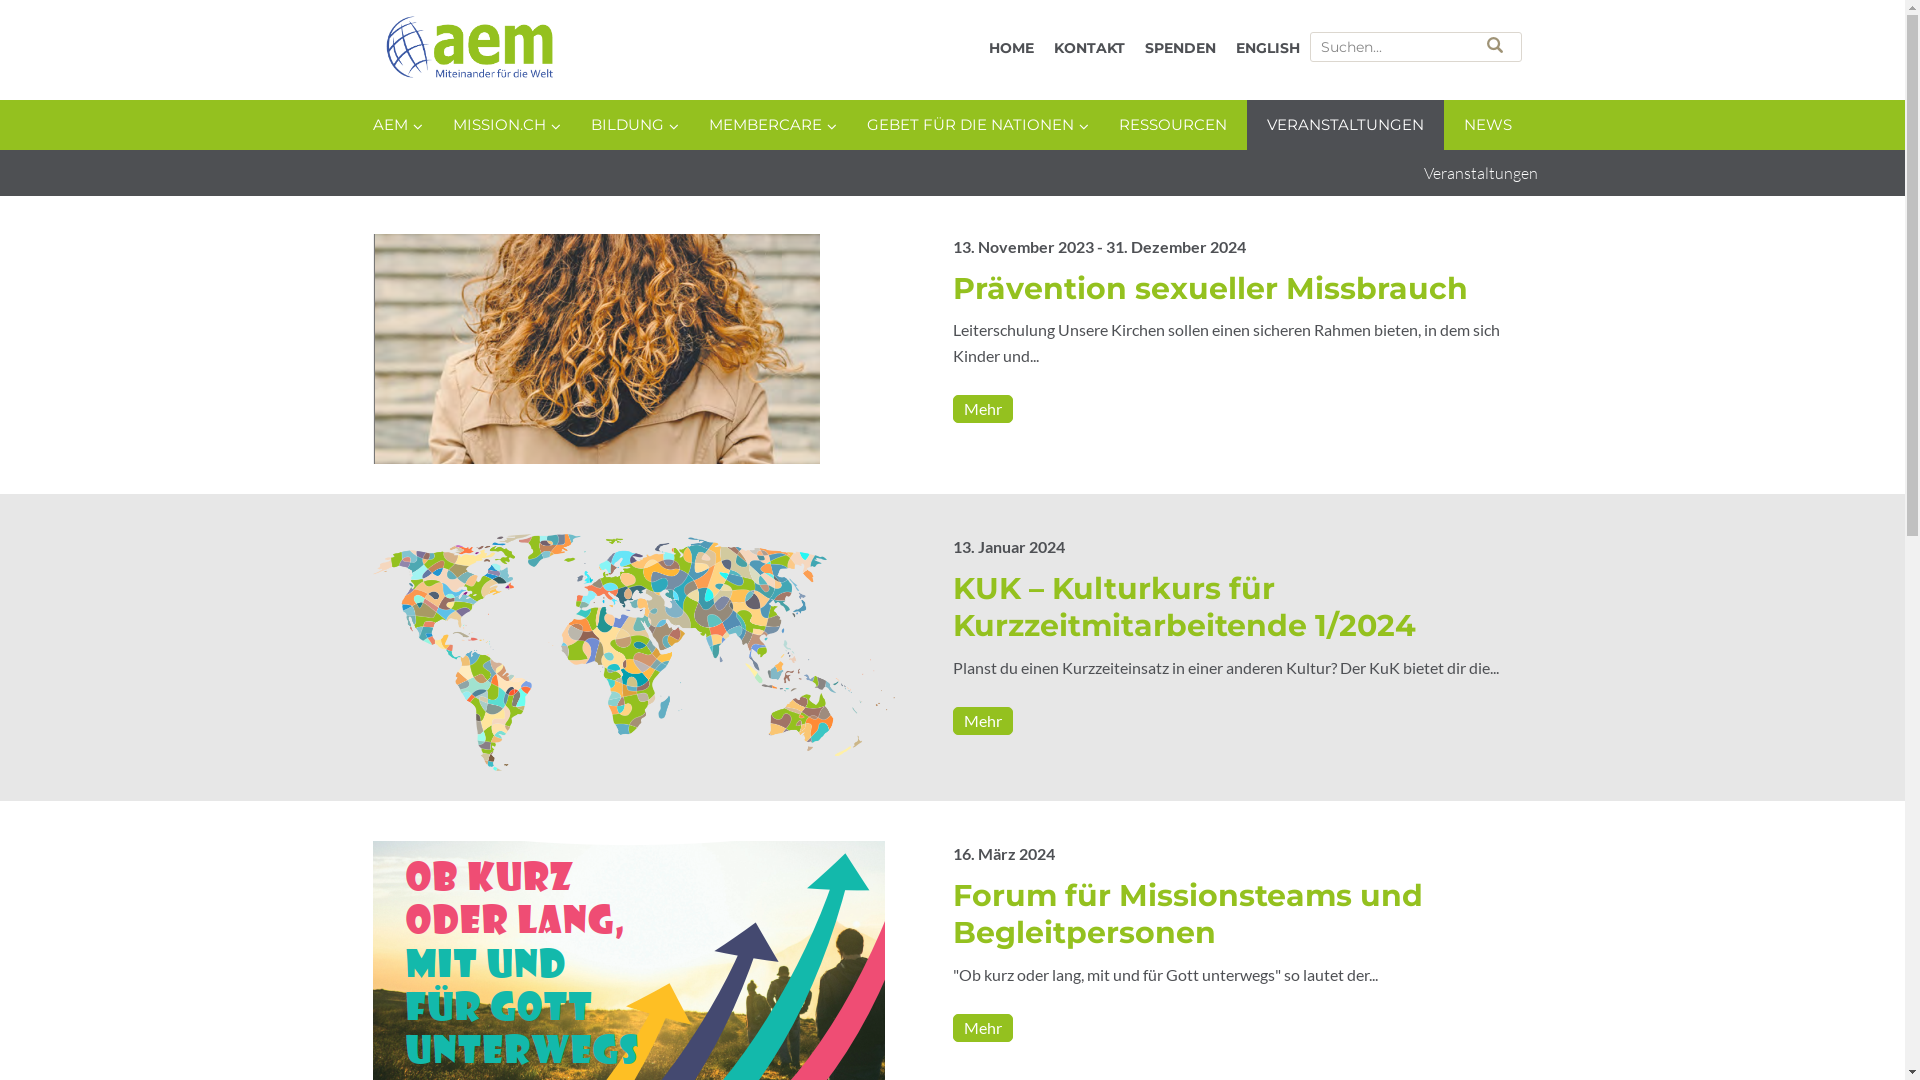  What do you see at coordinates (1042, 46) in the screenshot?
I see `'KONTAKT'` at bounding box center [1042, 46].